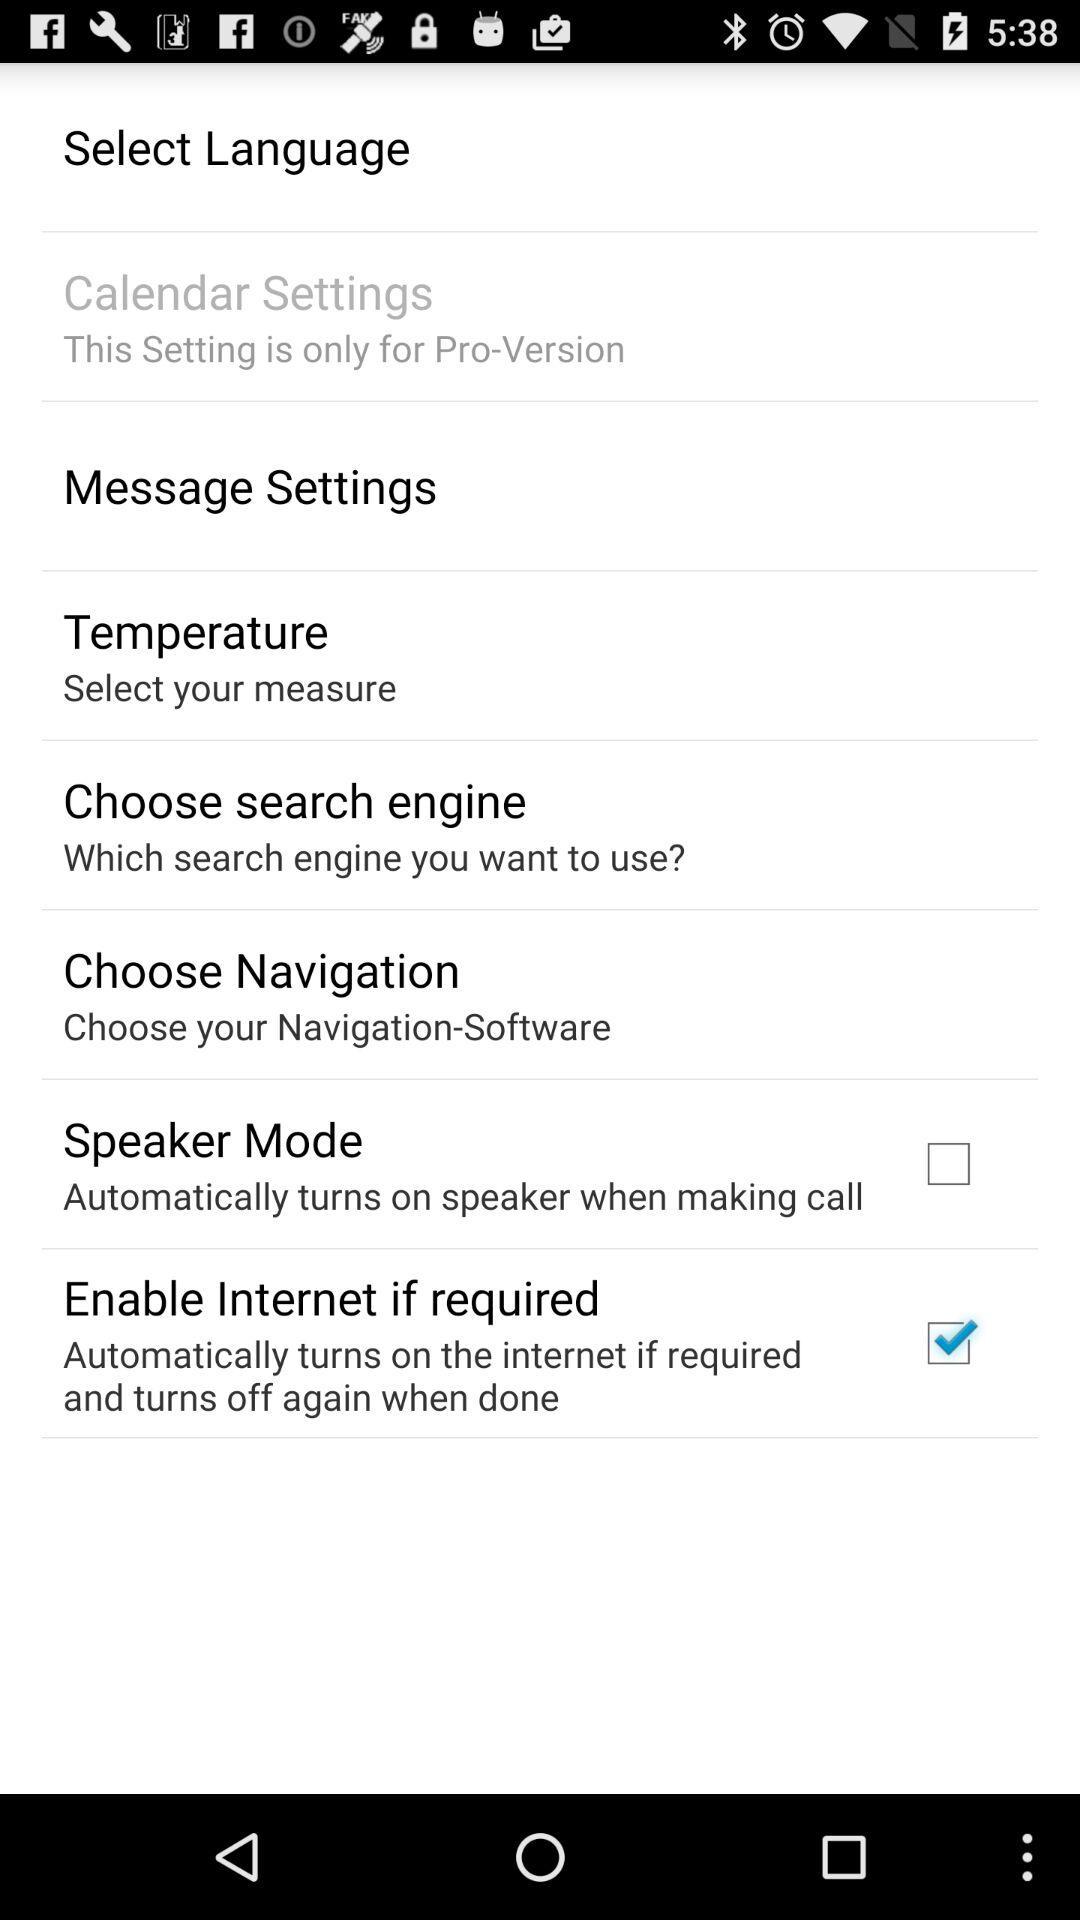 The image size is (1080, 1920). I want to click on the item below the choose your navigation app, so click(212, 1138).